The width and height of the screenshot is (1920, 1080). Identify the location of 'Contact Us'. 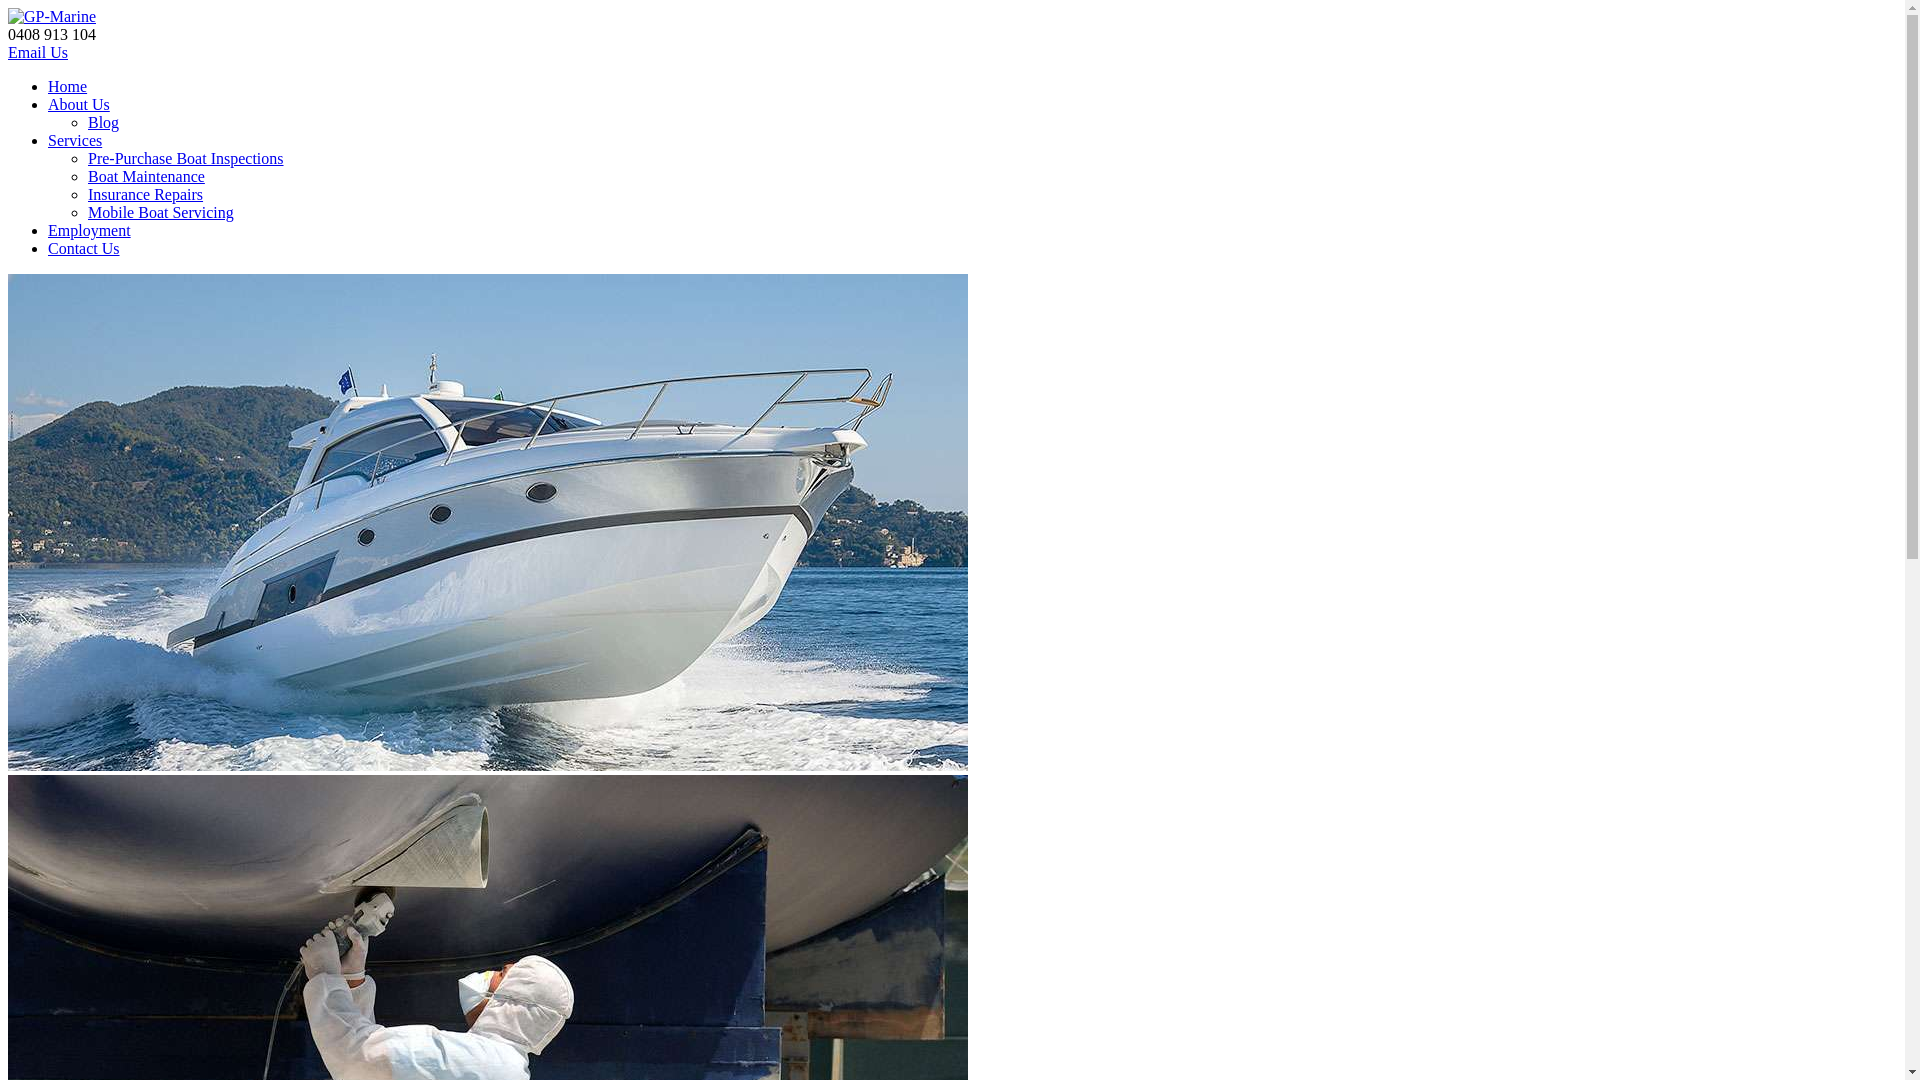
(82, 247).